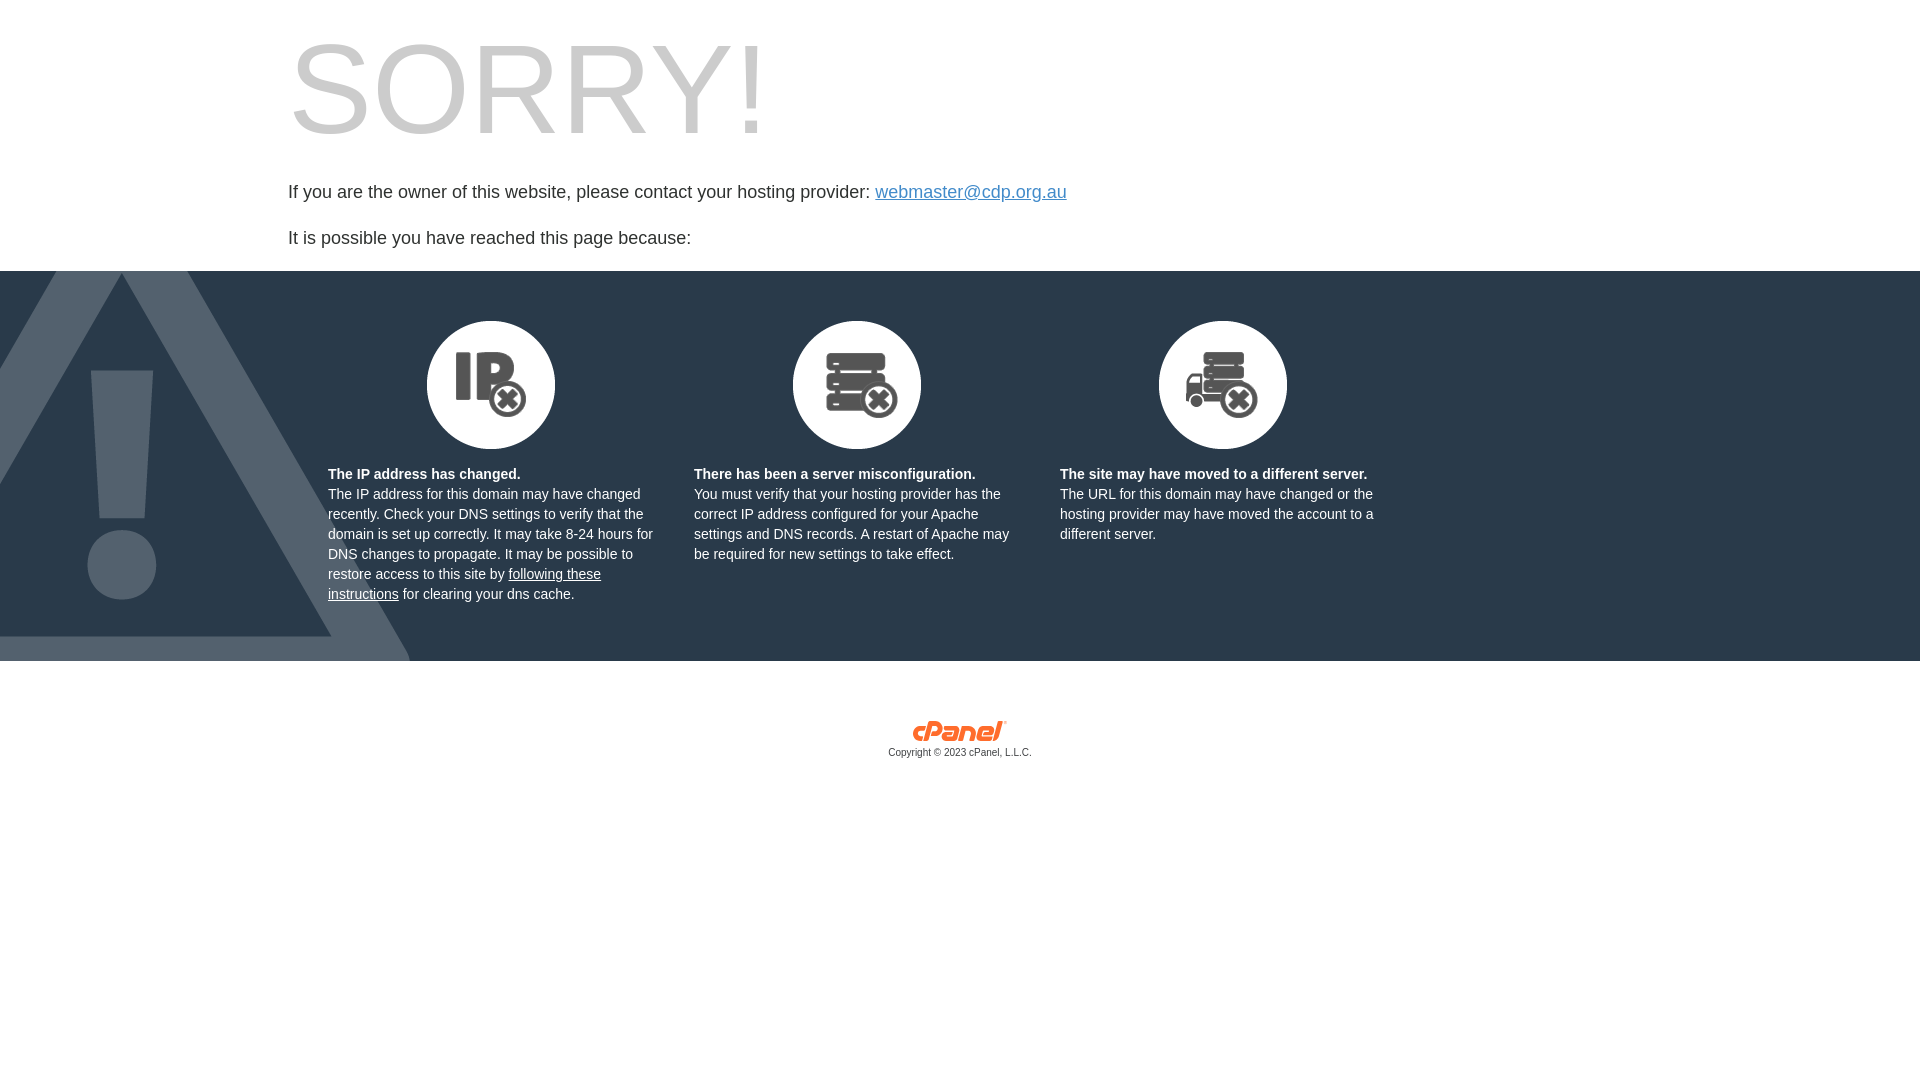 The width and height of the screenshot is (1920, 1080). Describe the element at coordinates (970, 192) in the screenshot. I see `'webmaster@cdp.org.au'` at that location.